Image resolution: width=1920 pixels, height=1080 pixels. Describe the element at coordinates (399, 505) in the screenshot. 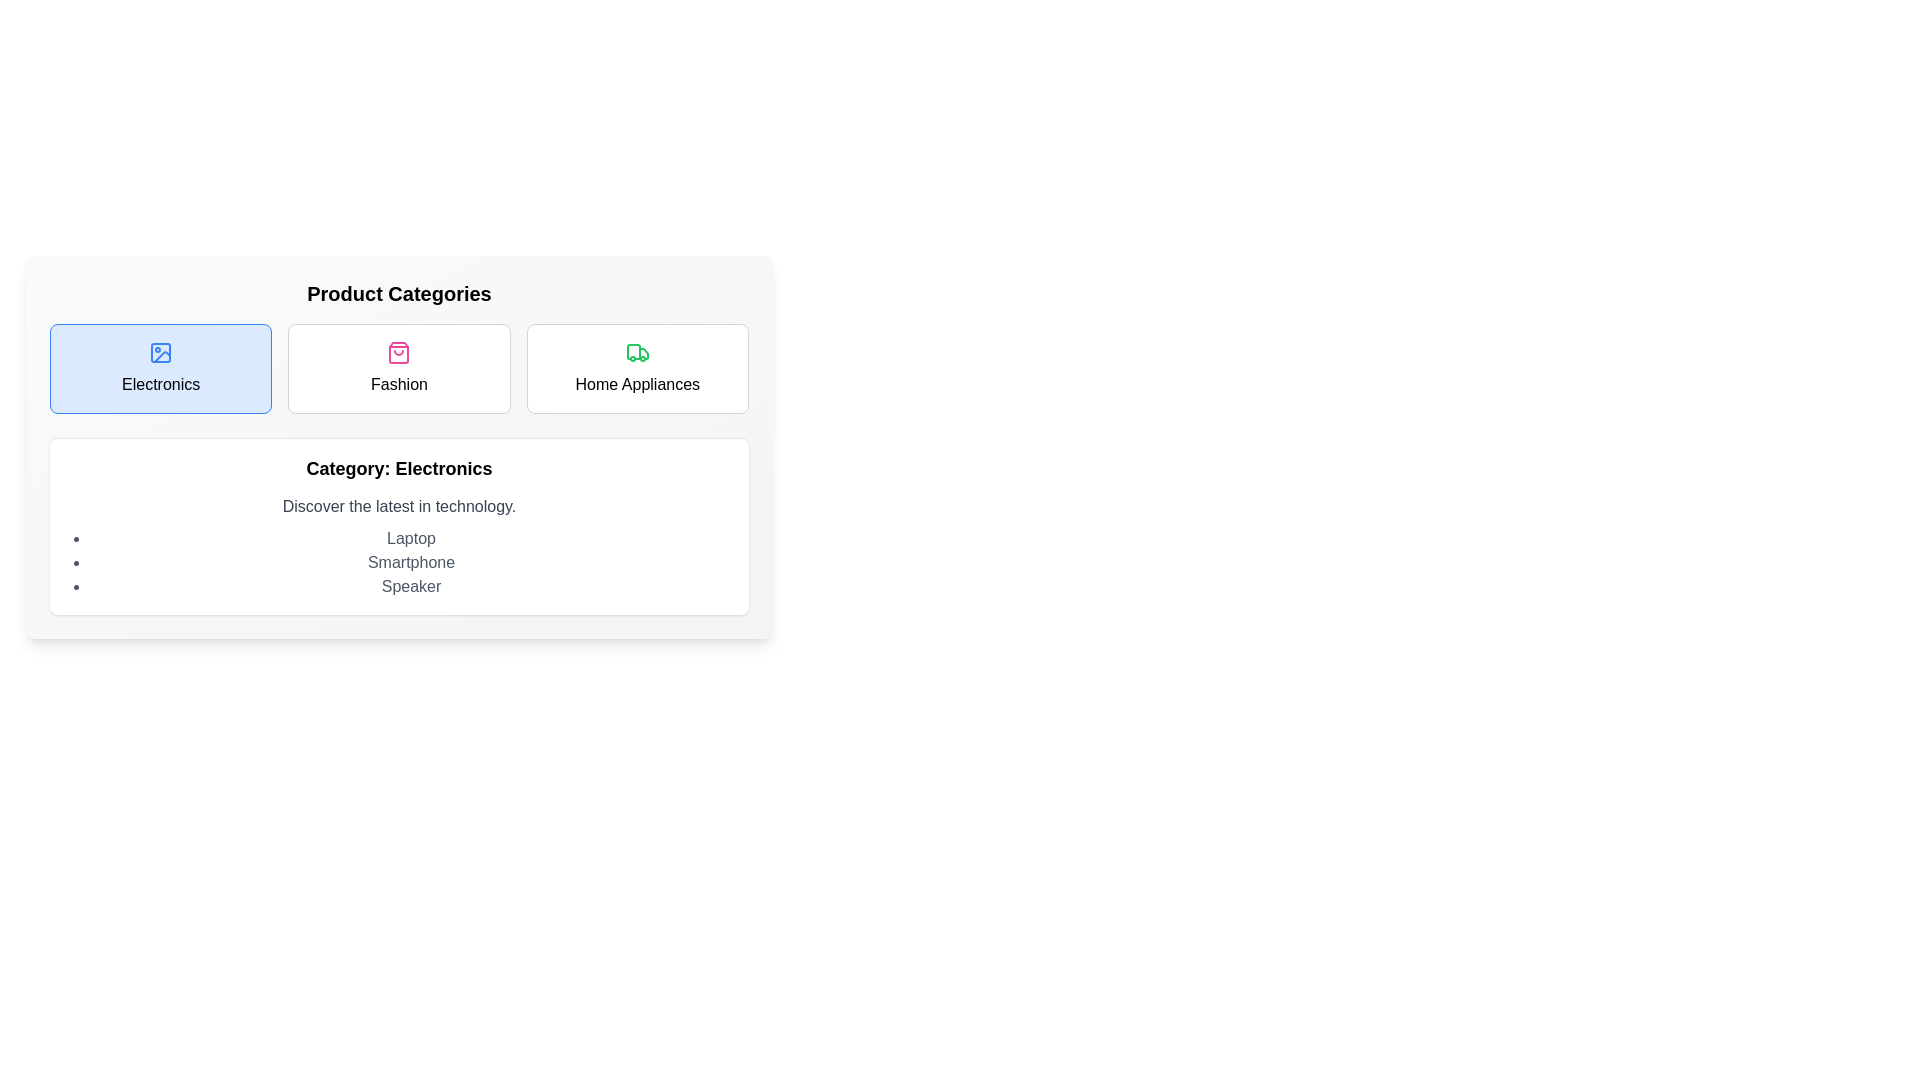

I see `the text label providing additional information about the 'Electronics' category, located directly below the section heading` at that location.